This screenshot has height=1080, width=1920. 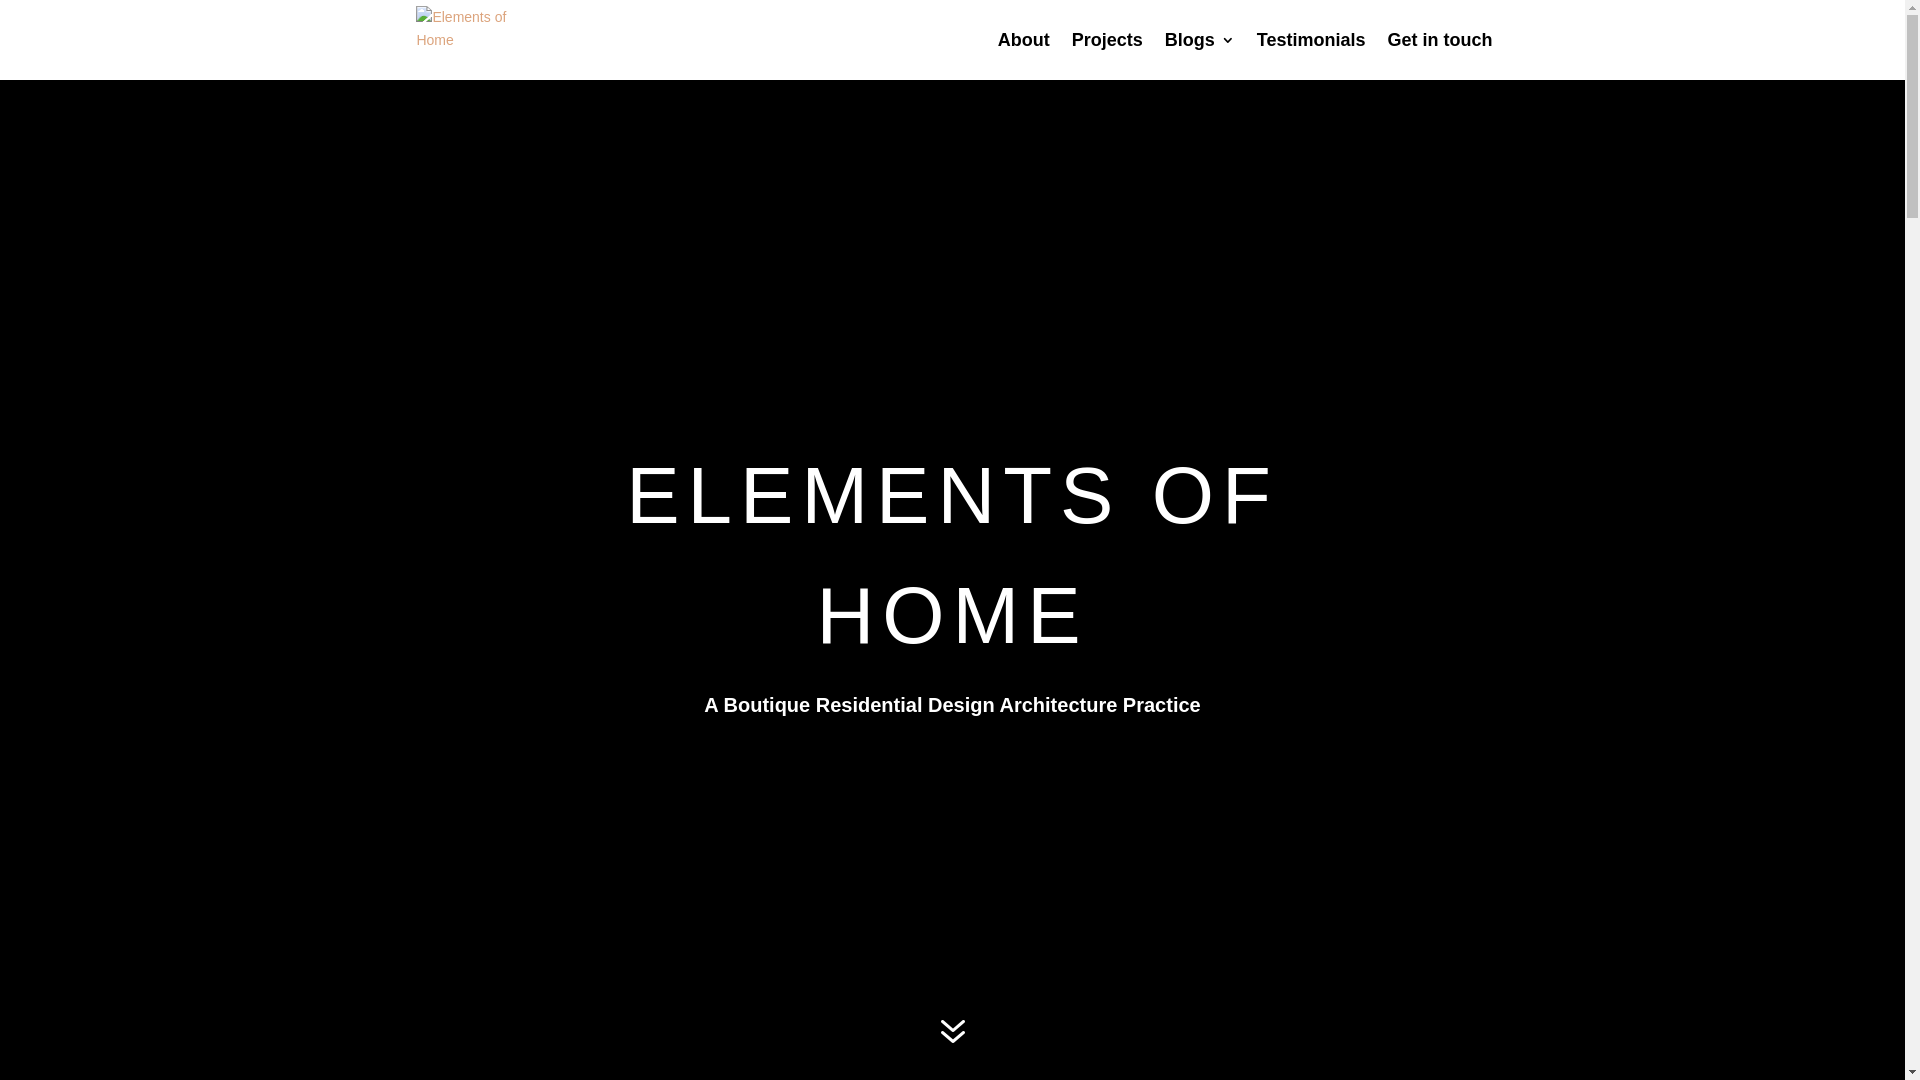 What do you see at coordinates (1165, 55) in the screenshot?
I see `'Blogs'` at bounding box center [1165, 55].